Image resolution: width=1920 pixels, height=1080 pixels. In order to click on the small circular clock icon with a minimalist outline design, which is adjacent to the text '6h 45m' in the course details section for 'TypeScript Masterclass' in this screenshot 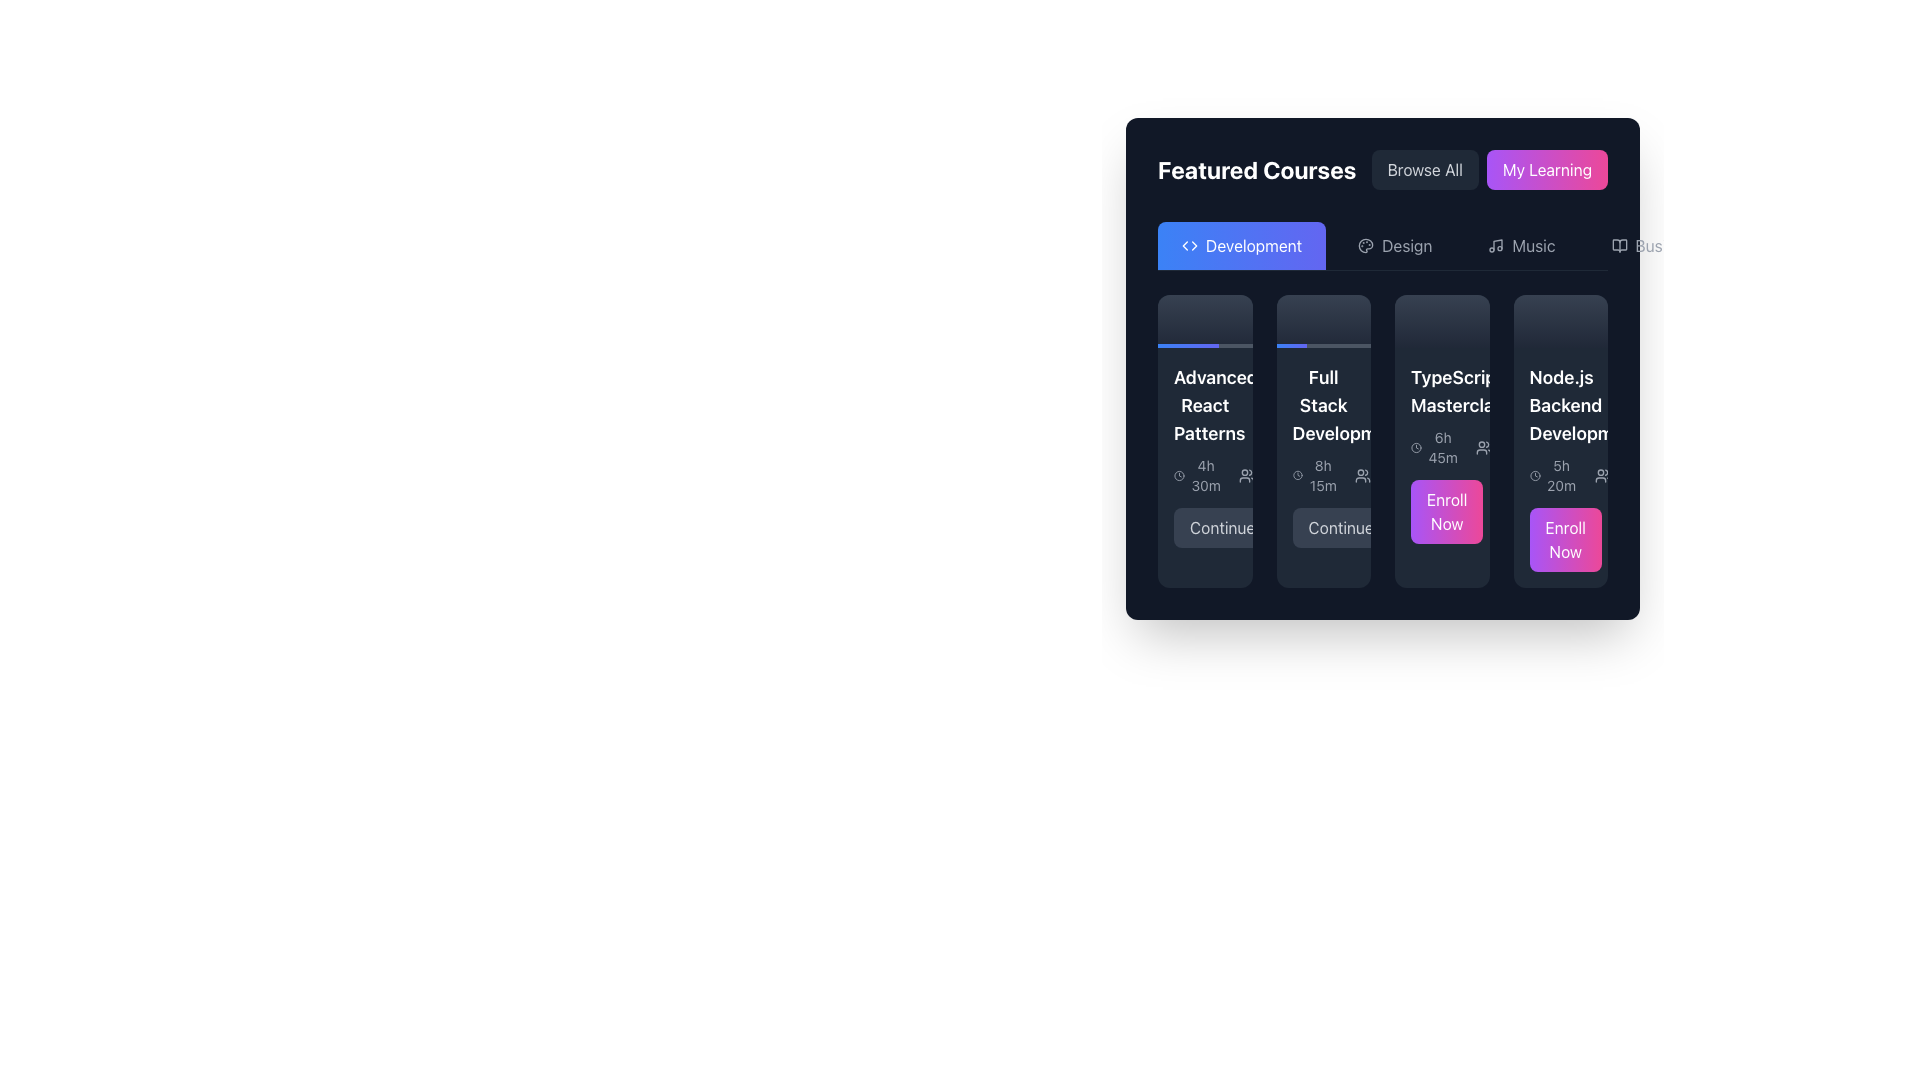, I will do `click(1415, 447)`.